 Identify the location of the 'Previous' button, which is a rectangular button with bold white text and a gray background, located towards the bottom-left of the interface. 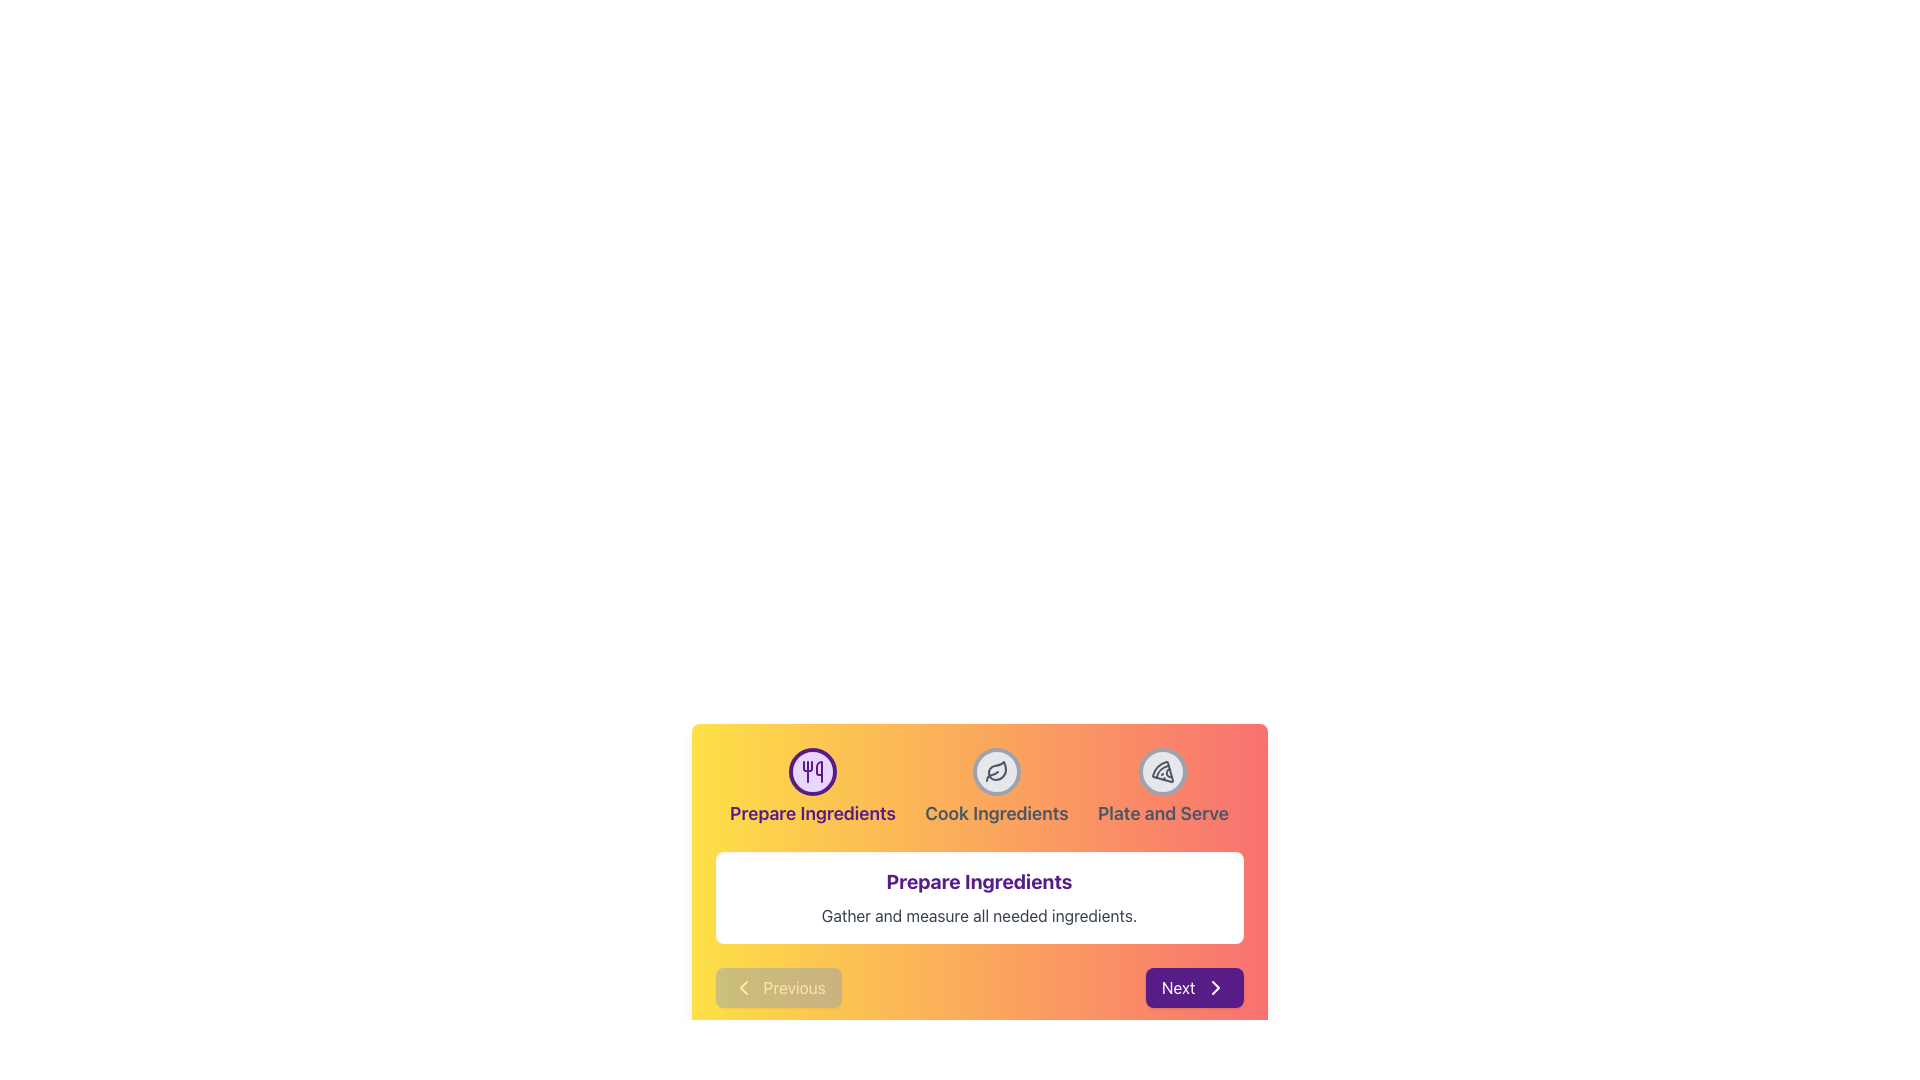
(777, 986).